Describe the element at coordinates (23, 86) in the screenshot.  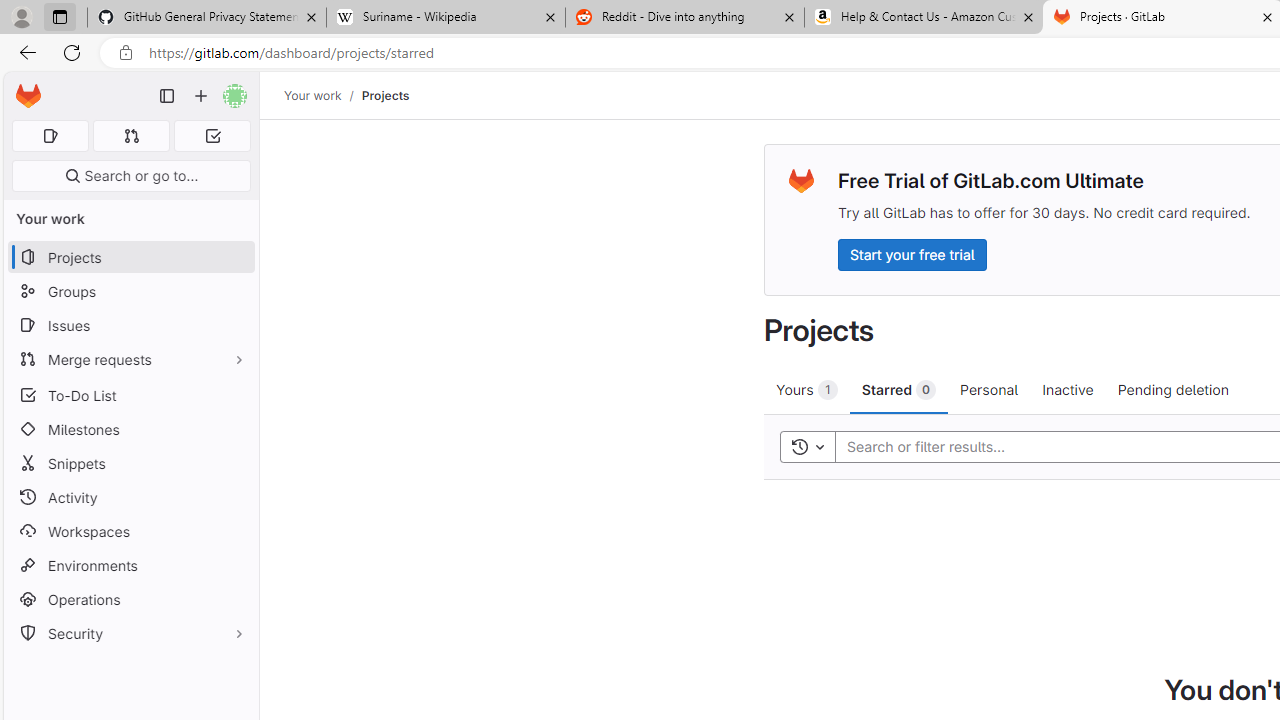
I see `'Skip to main content'` at that location.